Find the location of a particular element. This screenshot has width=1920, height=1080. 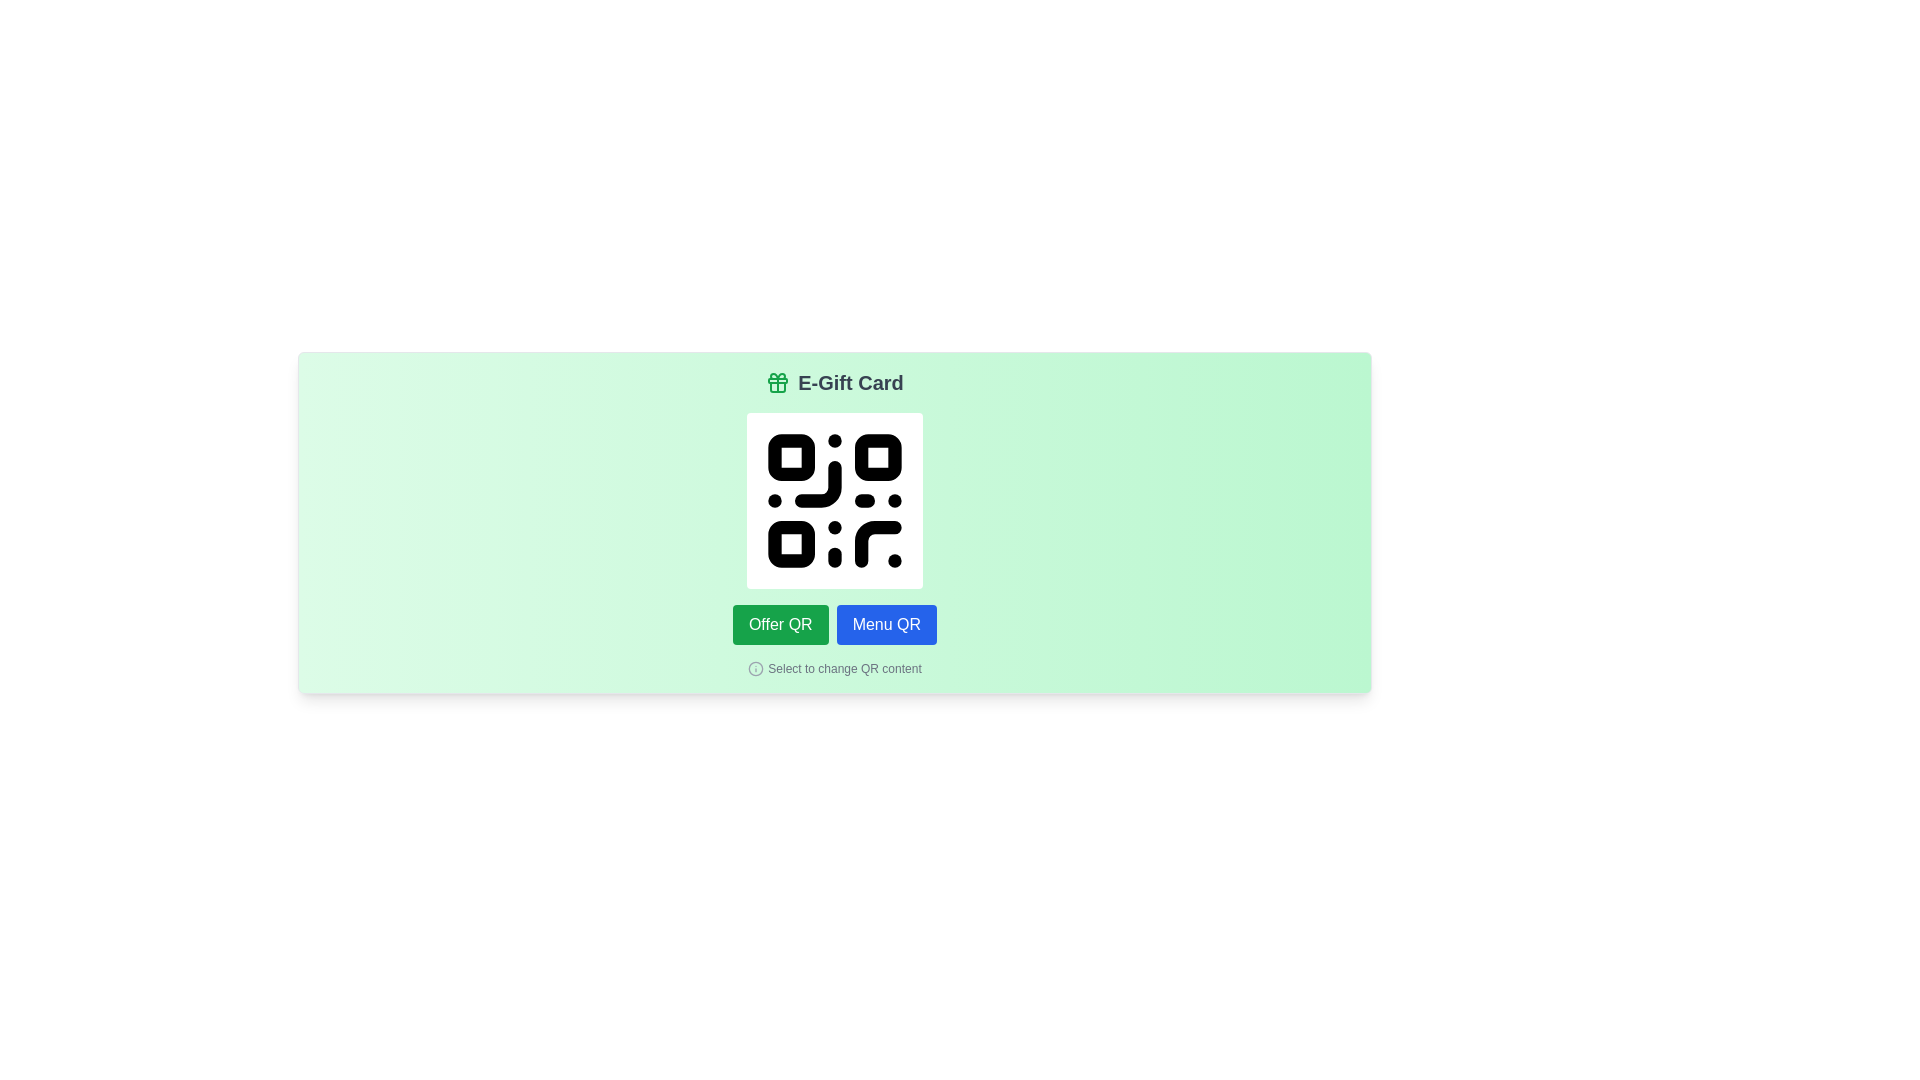

SVG Circle element located at the center of the icon within the top-left region of the green card interface is located at coordinates (755, 668).